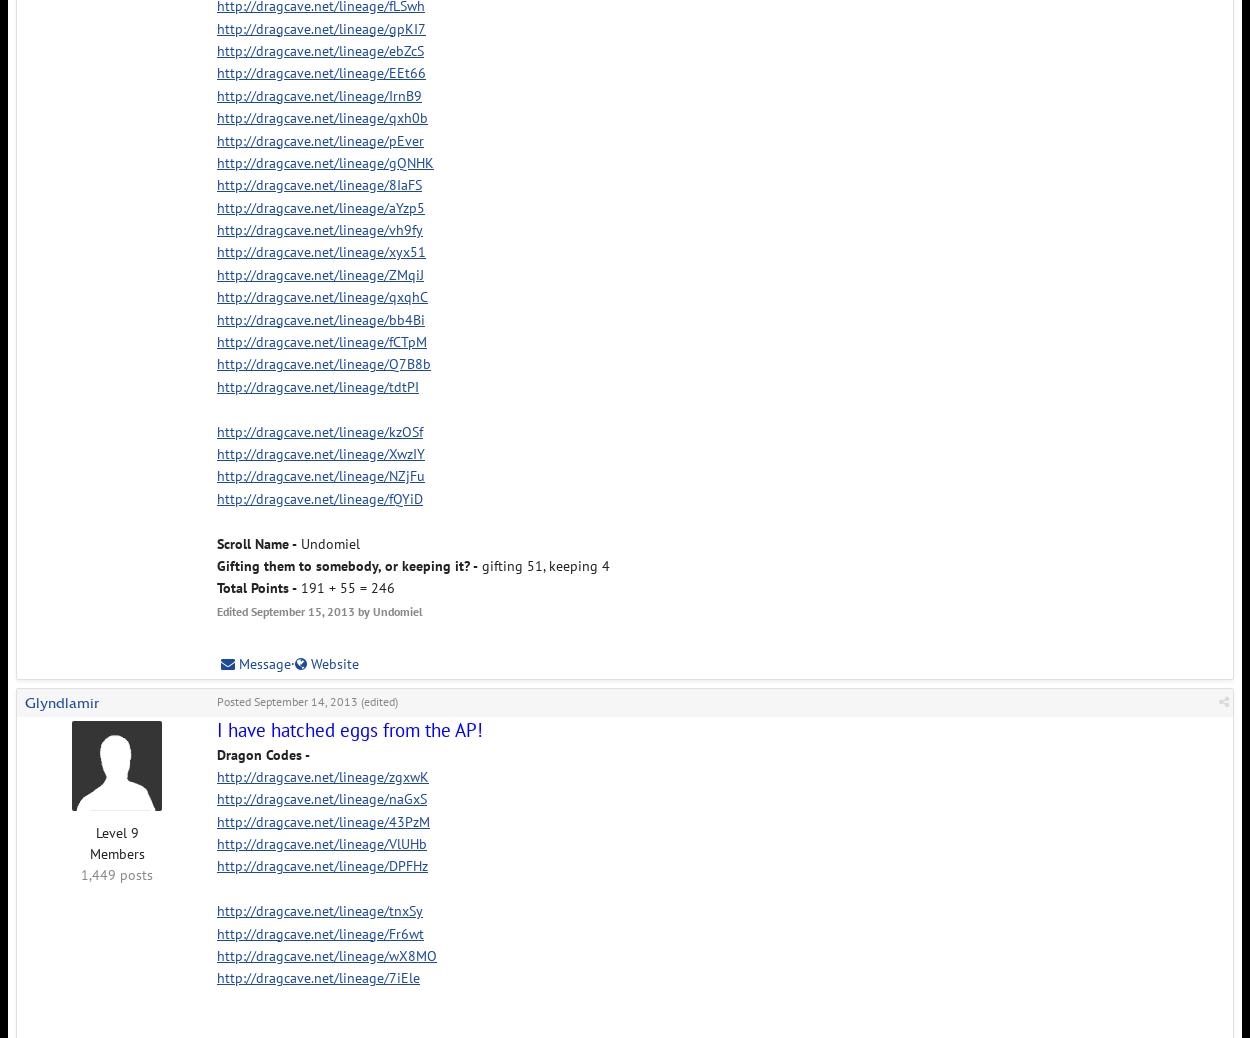  I want to click on 'http://dragcave.net/lineage/zgxwK', so click(216, 775).